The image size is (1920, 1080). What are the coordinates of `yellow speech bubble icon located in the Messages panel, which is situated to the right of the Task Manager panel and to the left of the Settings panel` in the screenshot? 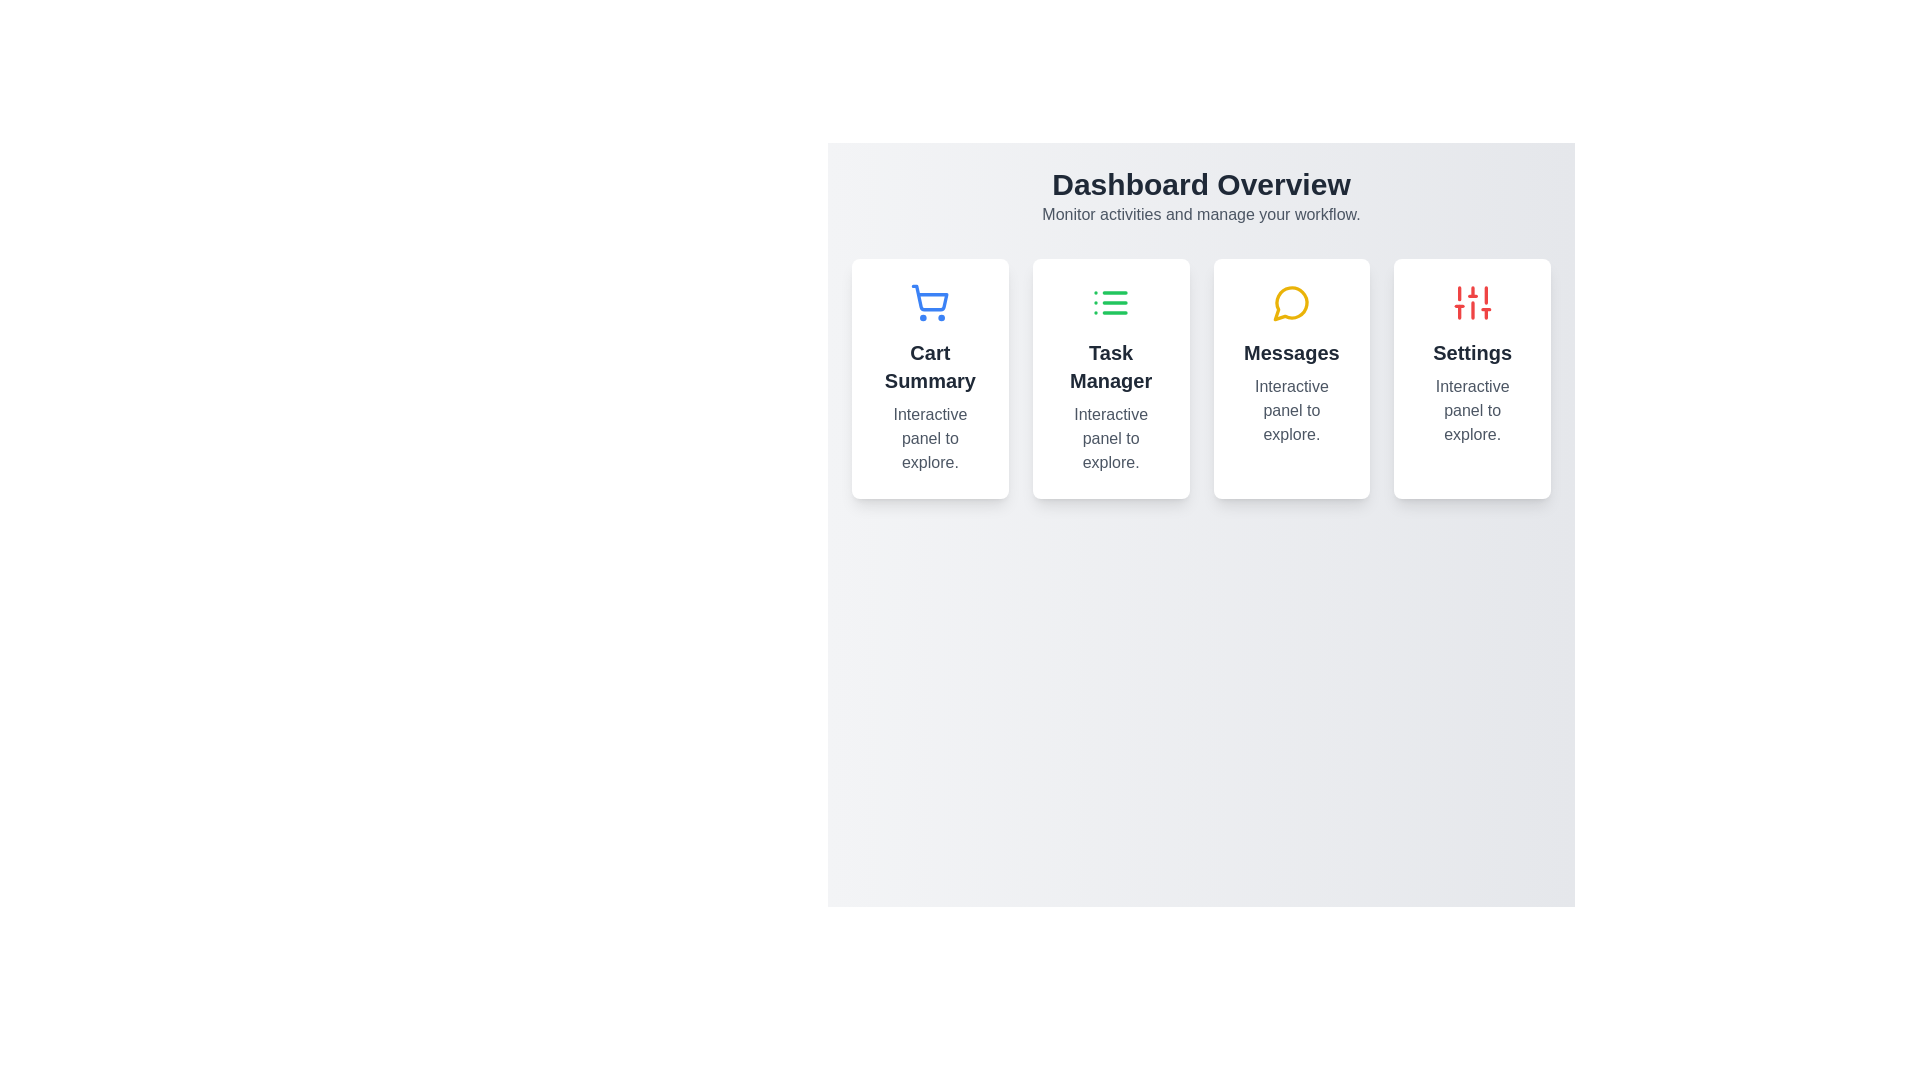 It's located at (1291, 303).